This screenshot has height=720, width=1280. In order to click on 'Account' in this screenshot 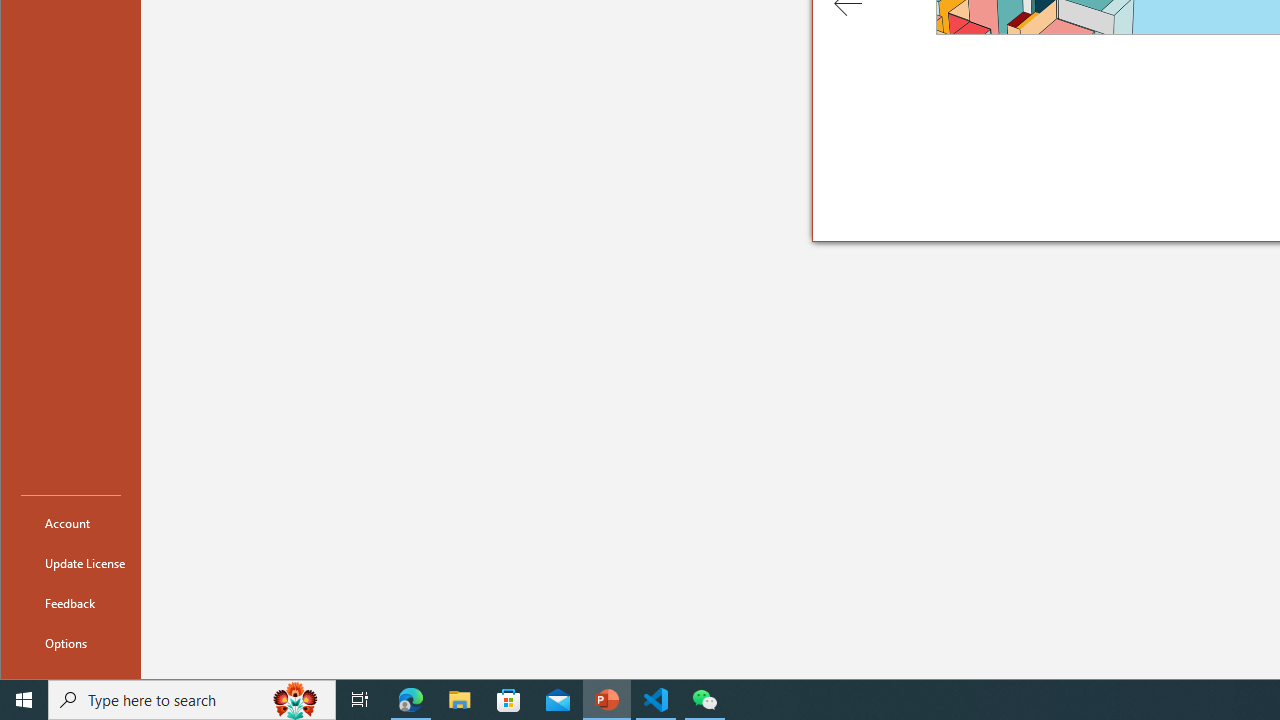, I will do `click(71, 522)`.